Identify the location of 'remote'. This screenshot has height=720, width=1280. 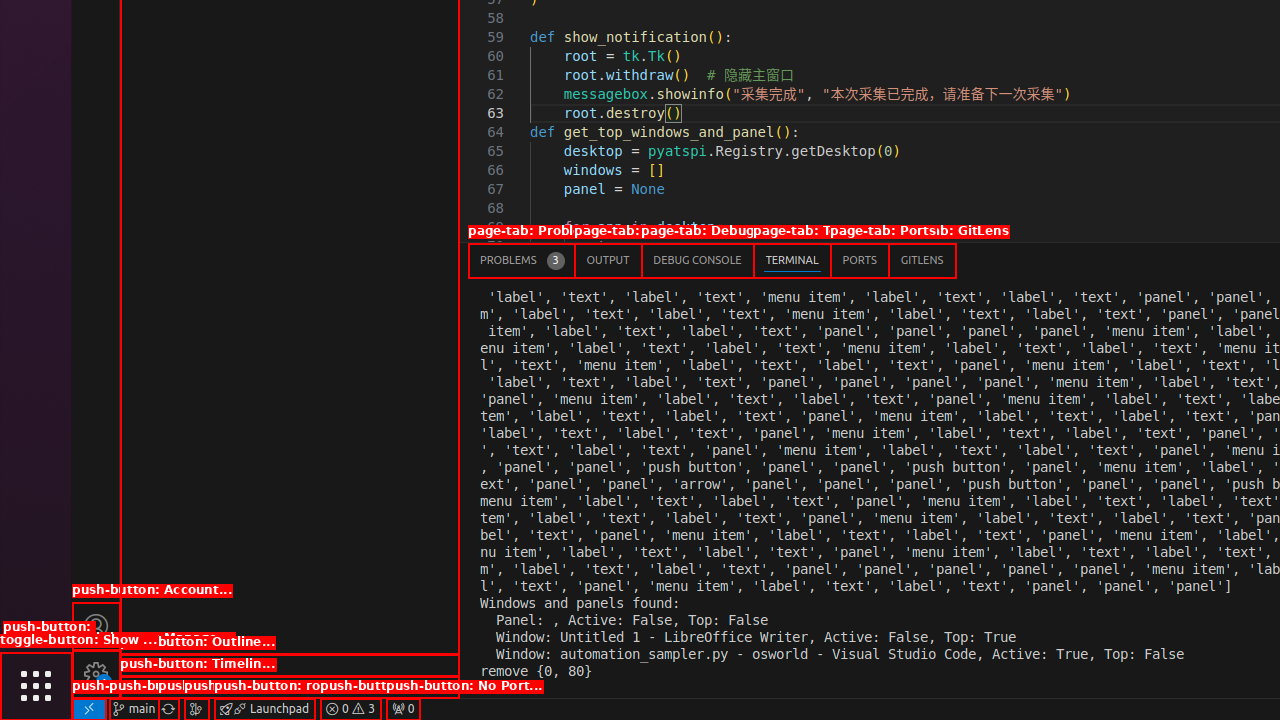
(87, 707).